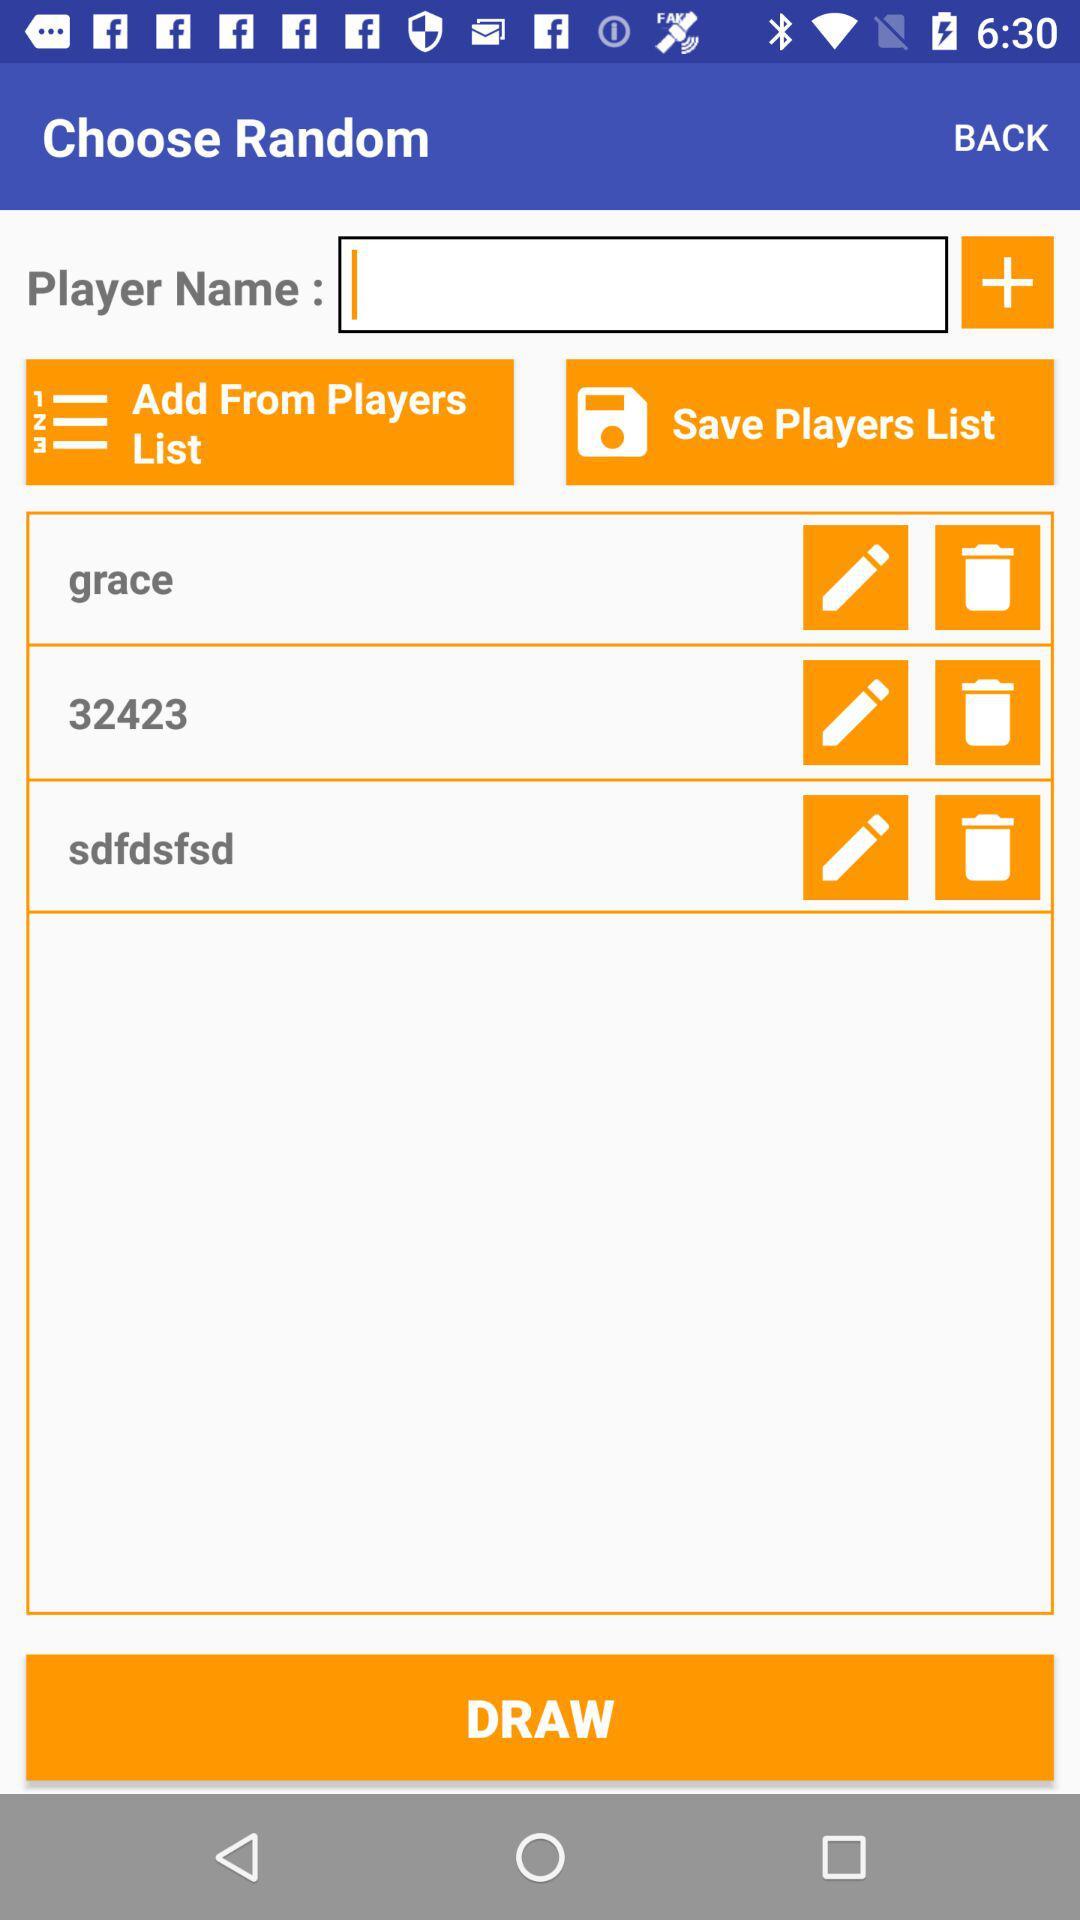 The image size is (1080, 1920). I want to click on the delete button which is right to the first edit icon, so click(986, 576).